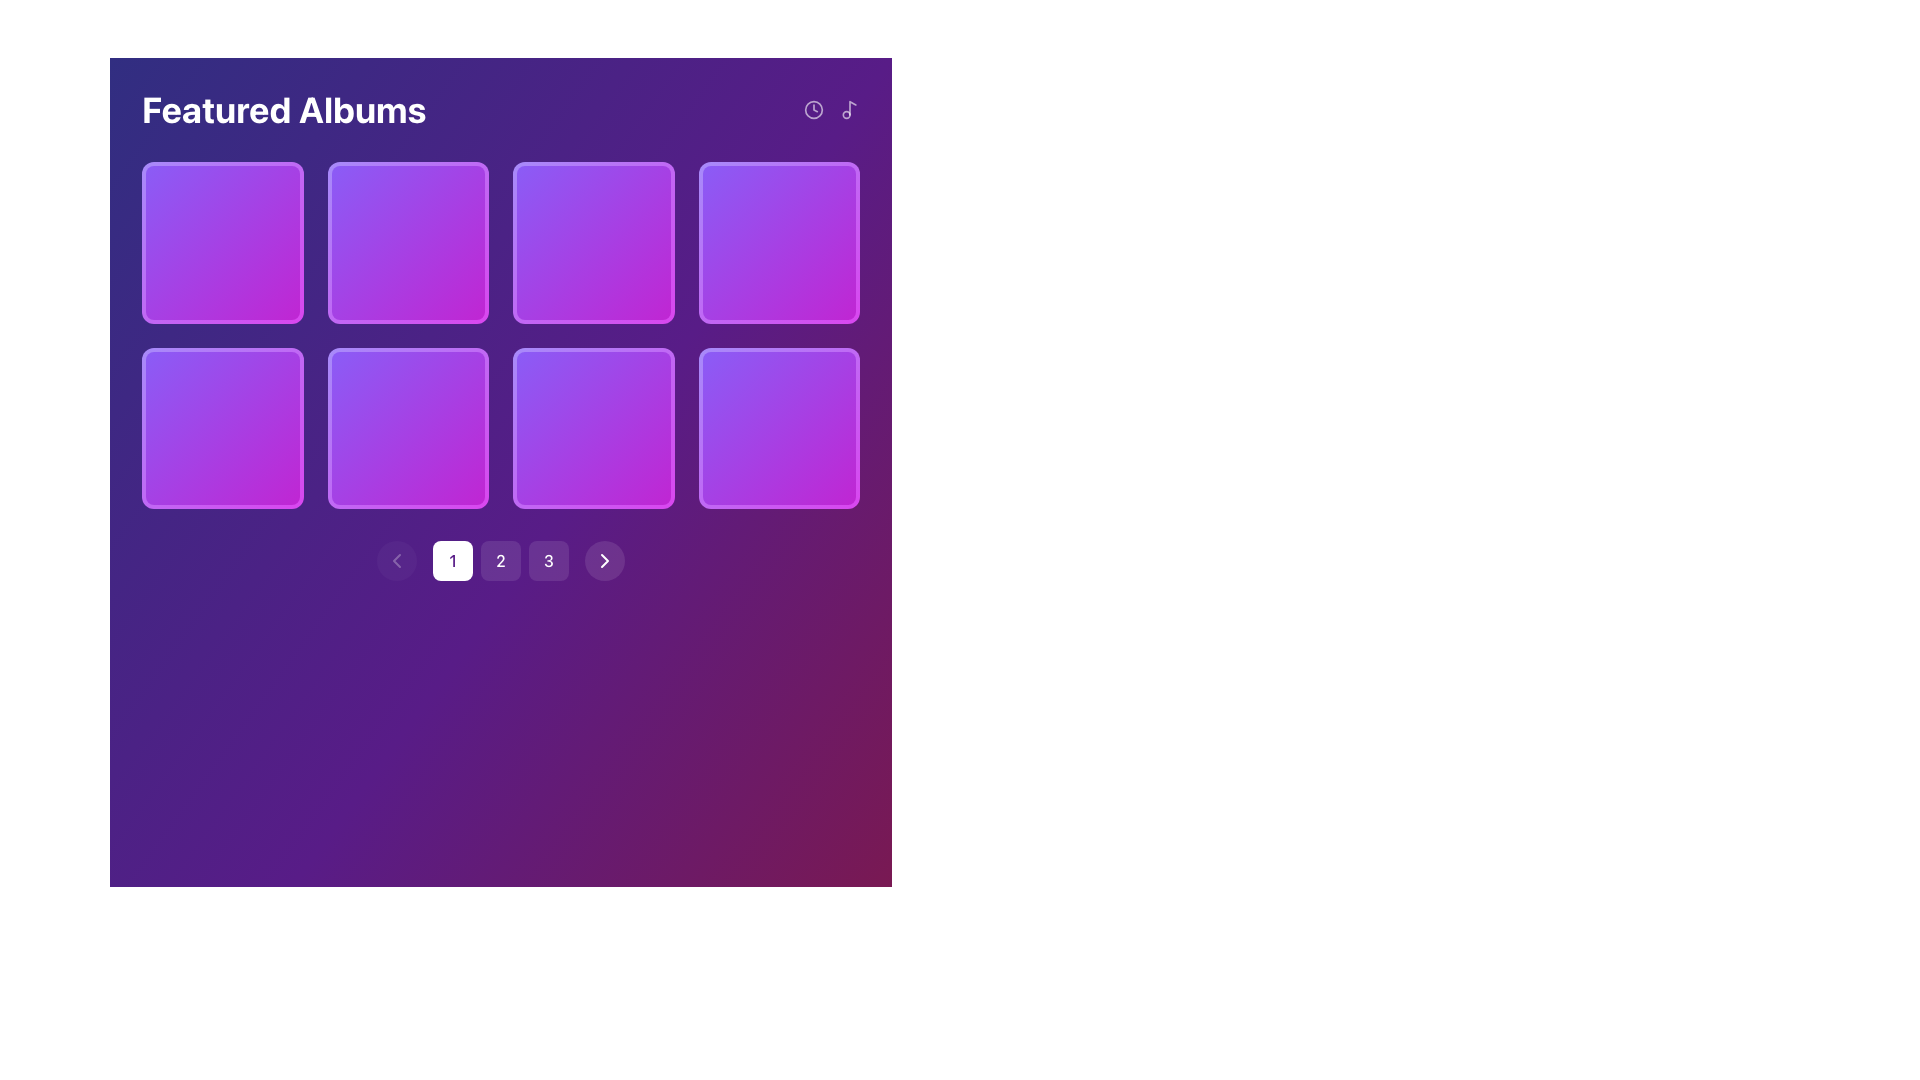  Describe the element at coordinates (222, 427) in the screenshot. I see `the composite UI element displaying 'Album 5' and 'Artist 5' in the second row, first column of the album grid` at that location.